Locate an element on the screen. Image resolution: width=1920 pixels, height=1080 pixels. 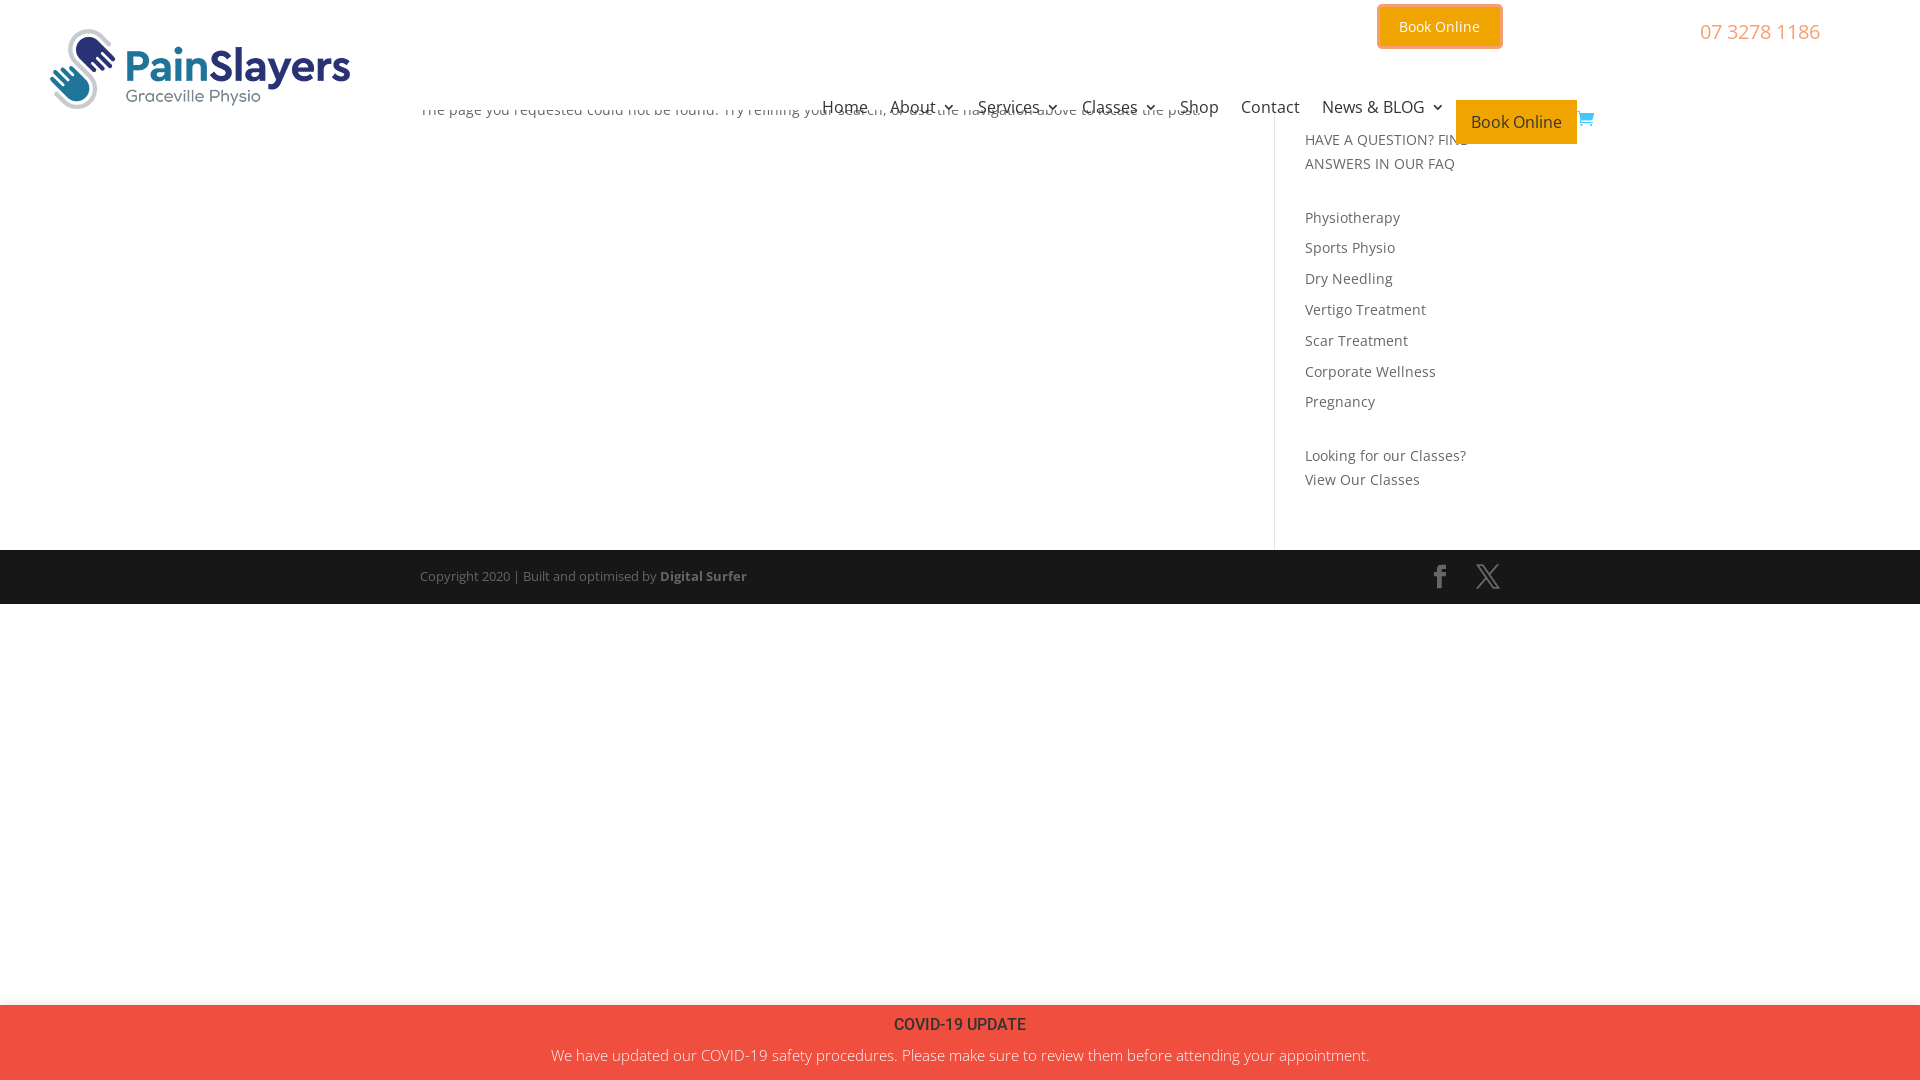
'HAVE A QUESTION? FIND ANSWERS IN OUR FAQ' is located at coordinates (1386, 150).